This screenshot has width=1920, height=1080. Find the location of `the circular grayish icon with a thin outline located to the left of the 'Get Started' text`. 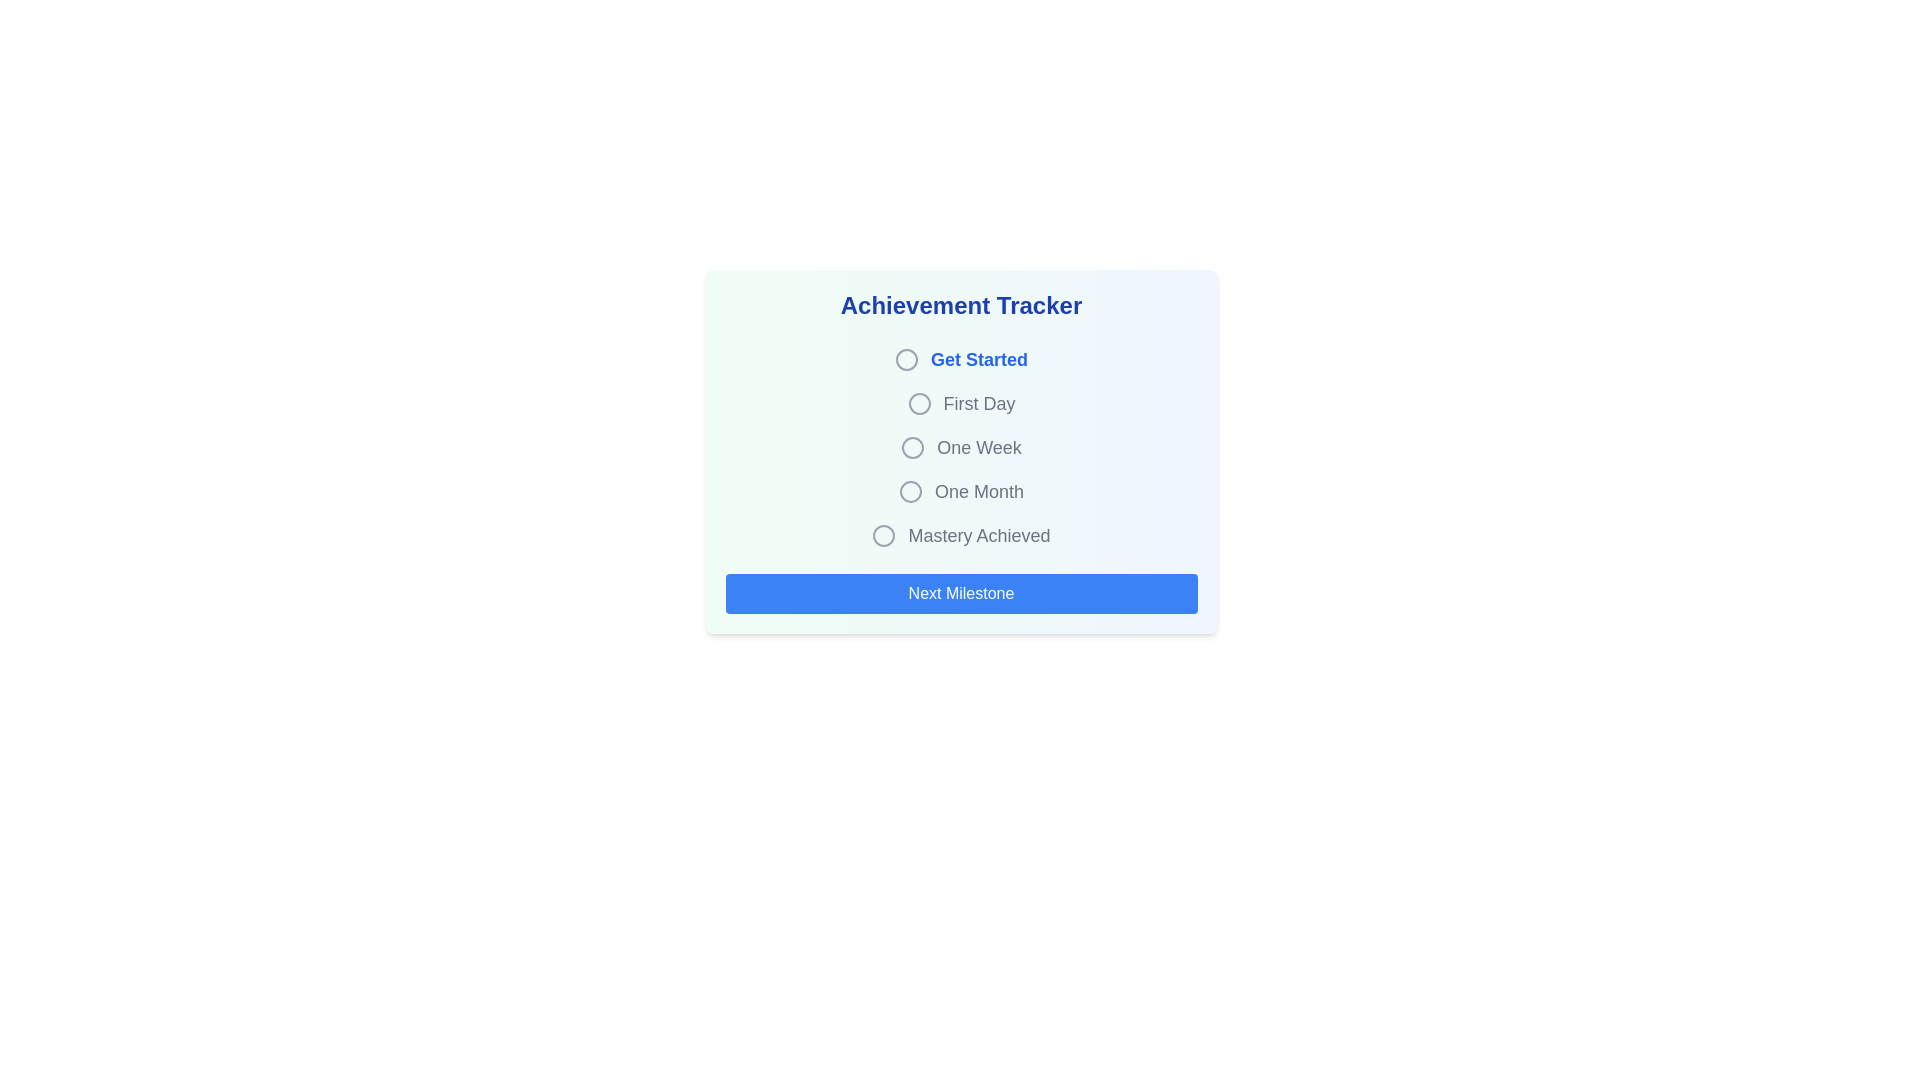

the circular grayish icon with a thin outline located to the left of the 'Get Started' text is located at coordinates (906, 358).